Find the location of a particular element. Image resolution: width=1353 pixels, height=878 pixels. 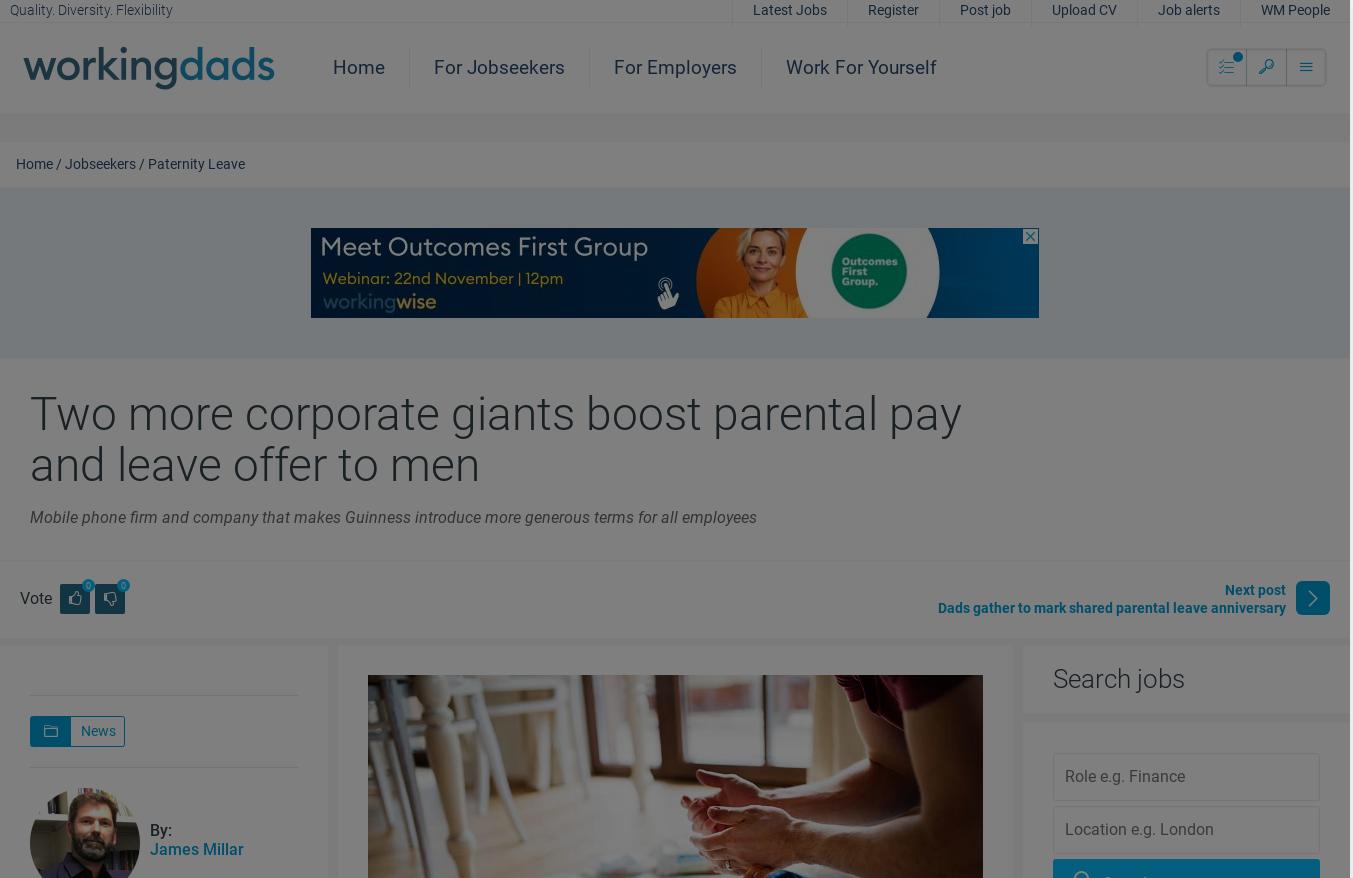

'Mobile phone firm and company that makes Guinness introduce more generous terms for all employees' is located at coordinates (393, 517).